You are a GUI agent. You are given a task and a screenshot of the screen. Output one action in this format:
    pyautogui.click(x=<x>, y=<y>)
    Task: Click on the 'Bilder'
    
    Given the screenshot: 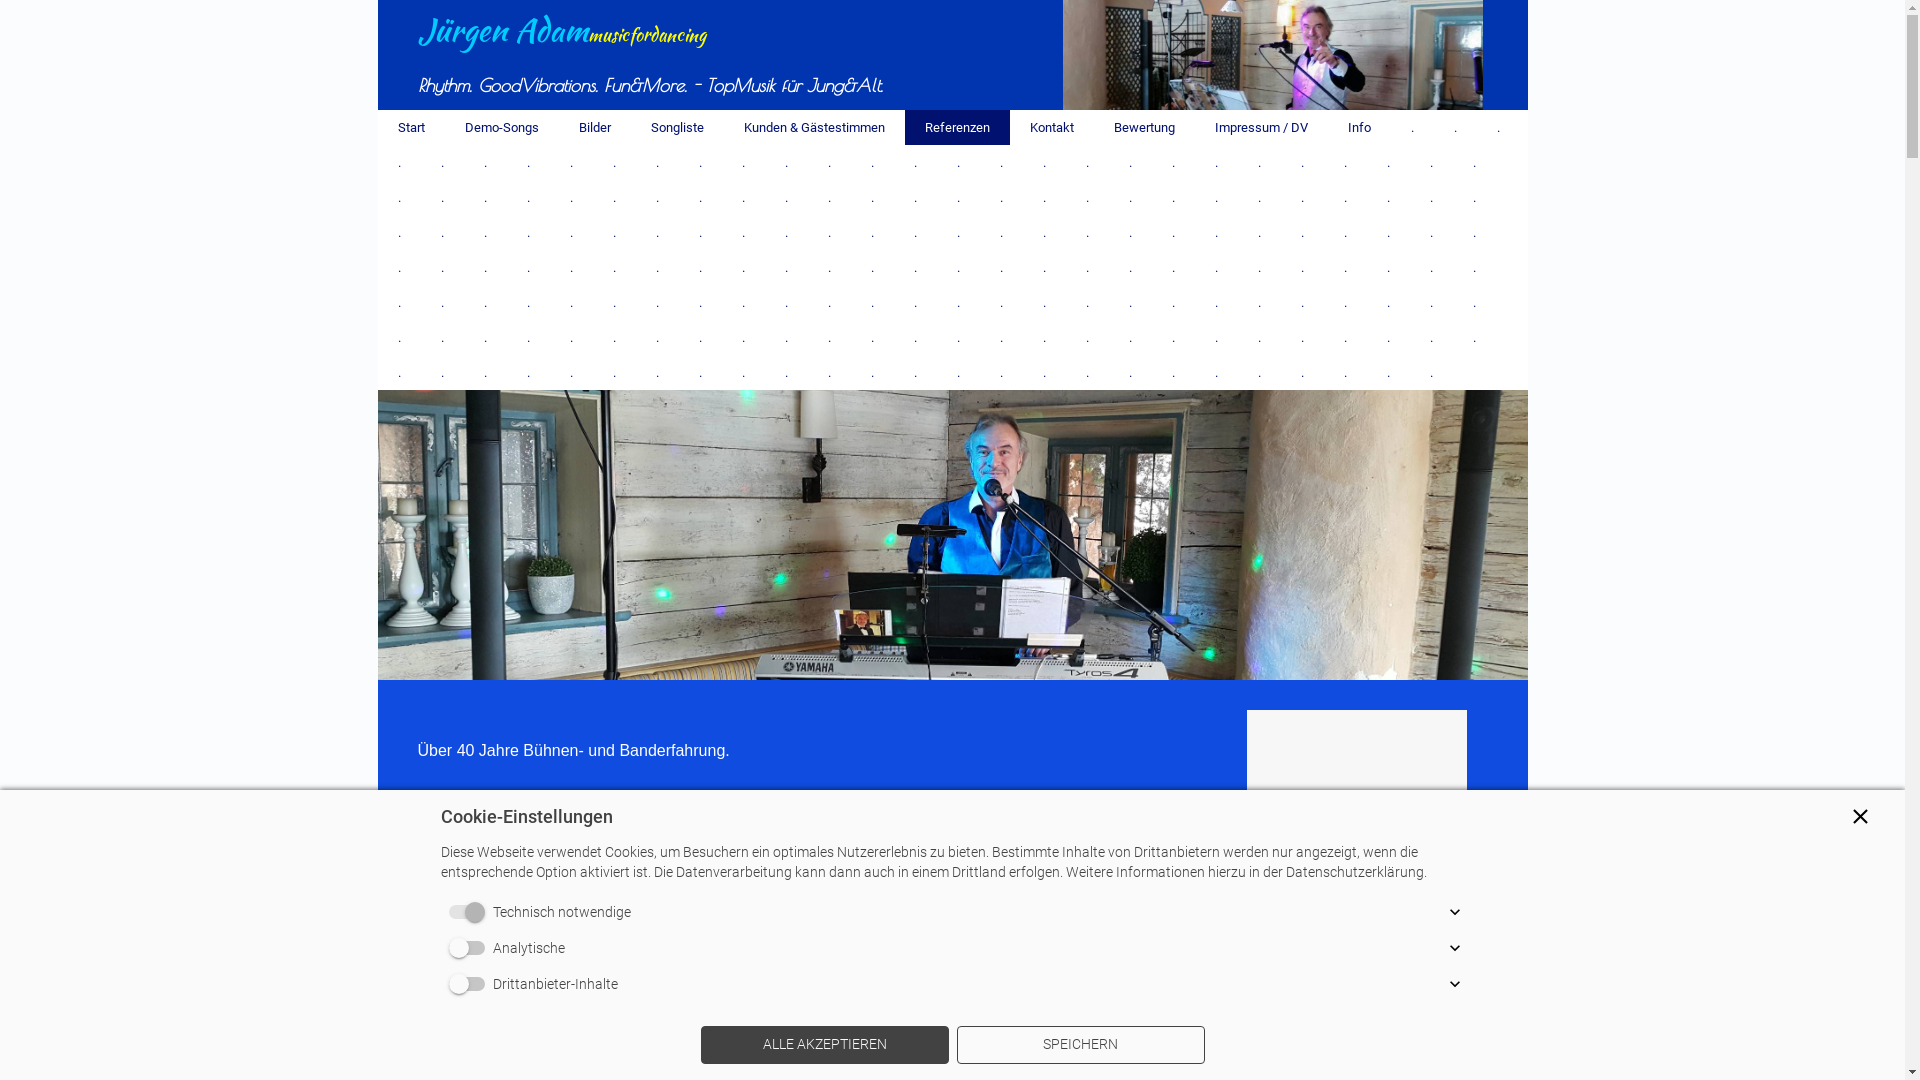 What is the action you would take?
    pyautogui.click(x=593, y=127)
    